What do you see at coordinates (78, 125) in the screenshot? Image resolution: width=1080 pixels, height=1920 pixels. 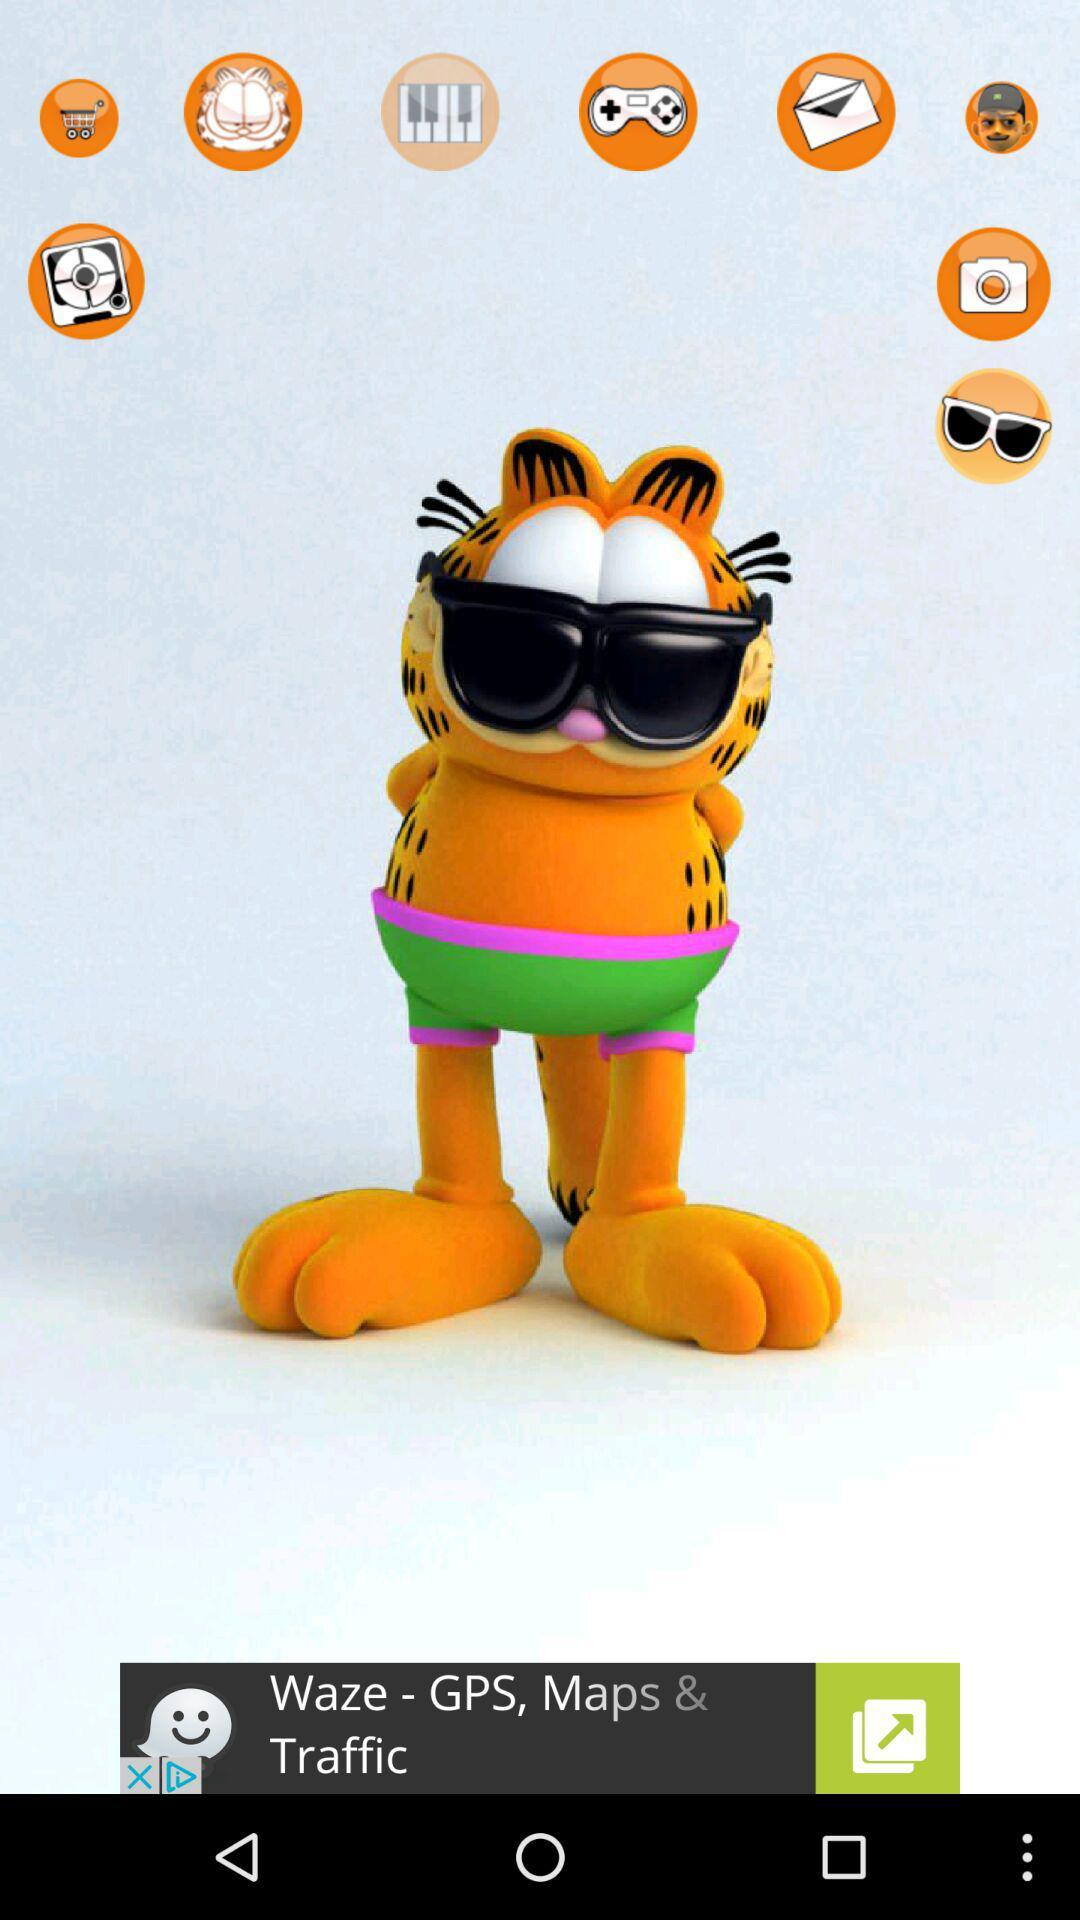 I see `the cart icon` at bounding box center [78, 125].